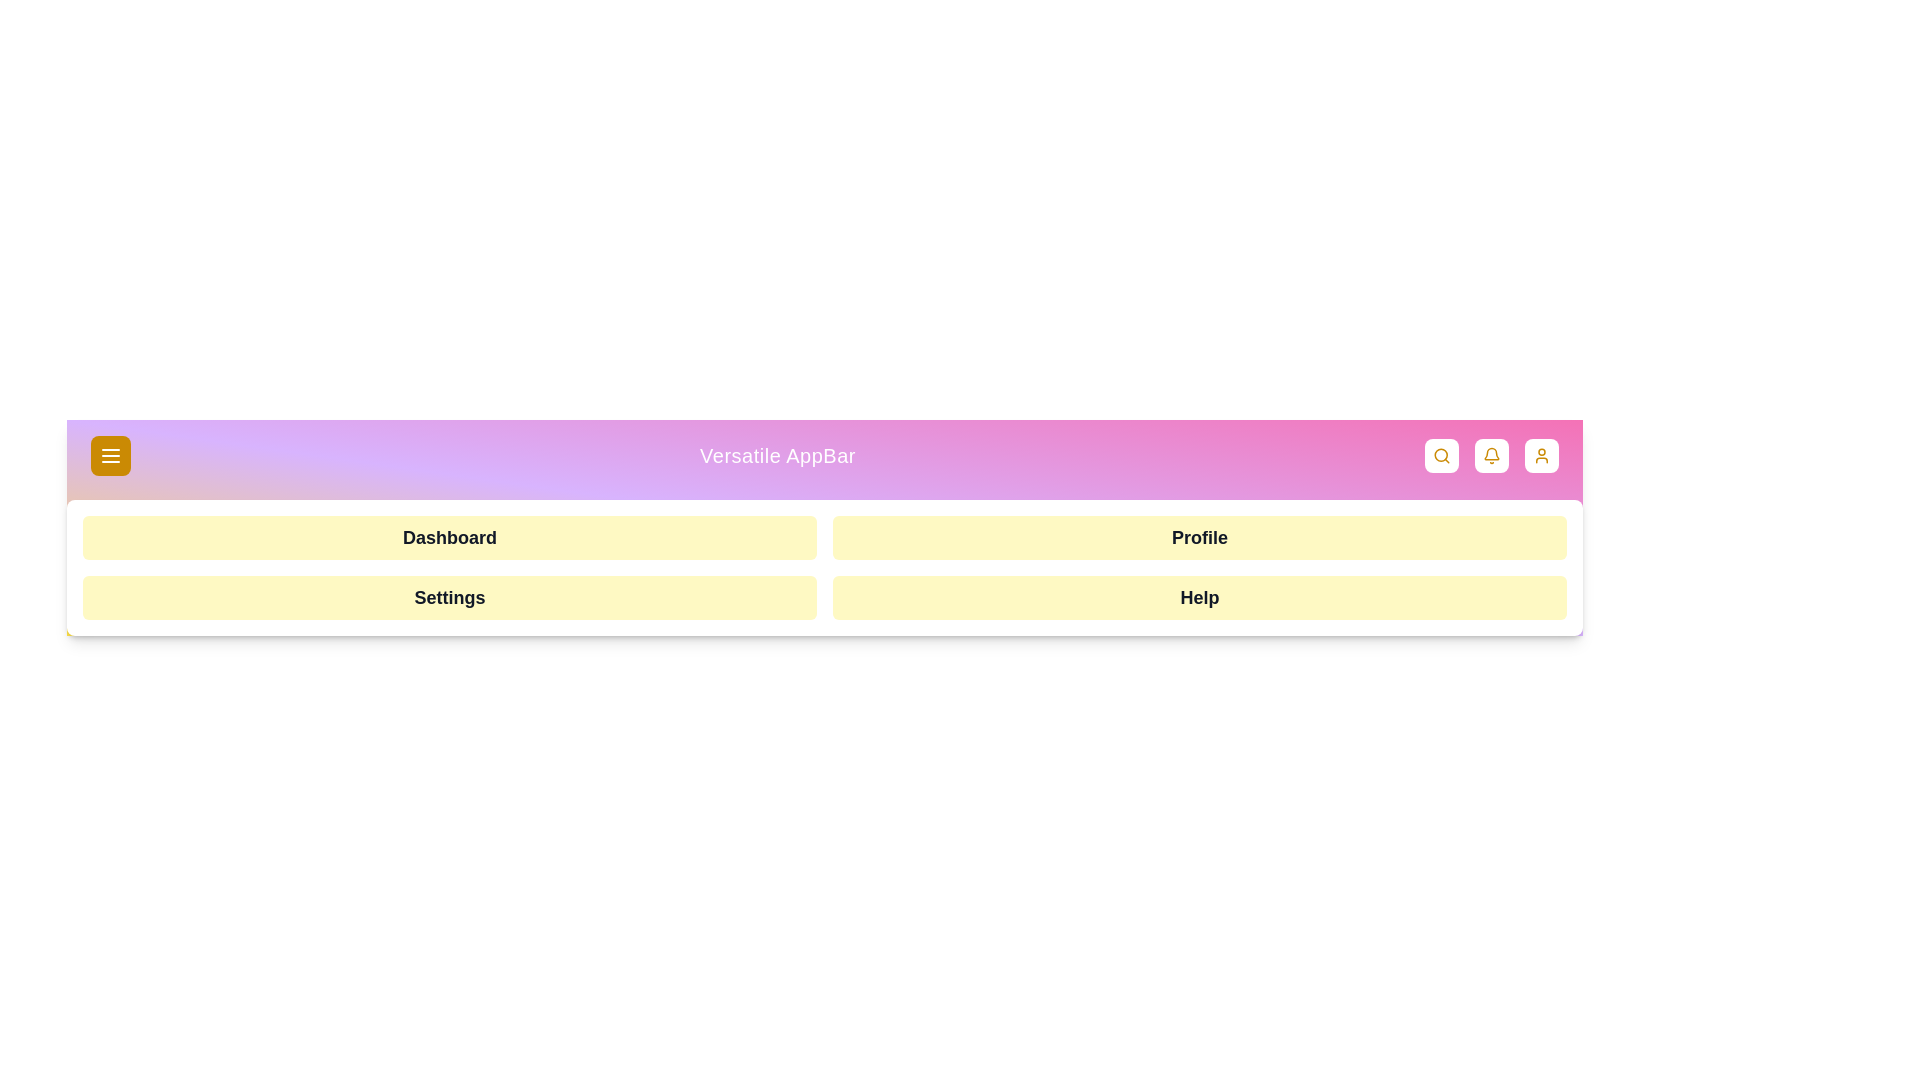 The width and height of the screenshot is (1920, 1080). Describe the element at coordinates (449, 596) in the screenshot. I see `the 'Settings' option in the navigation menu` at that location.